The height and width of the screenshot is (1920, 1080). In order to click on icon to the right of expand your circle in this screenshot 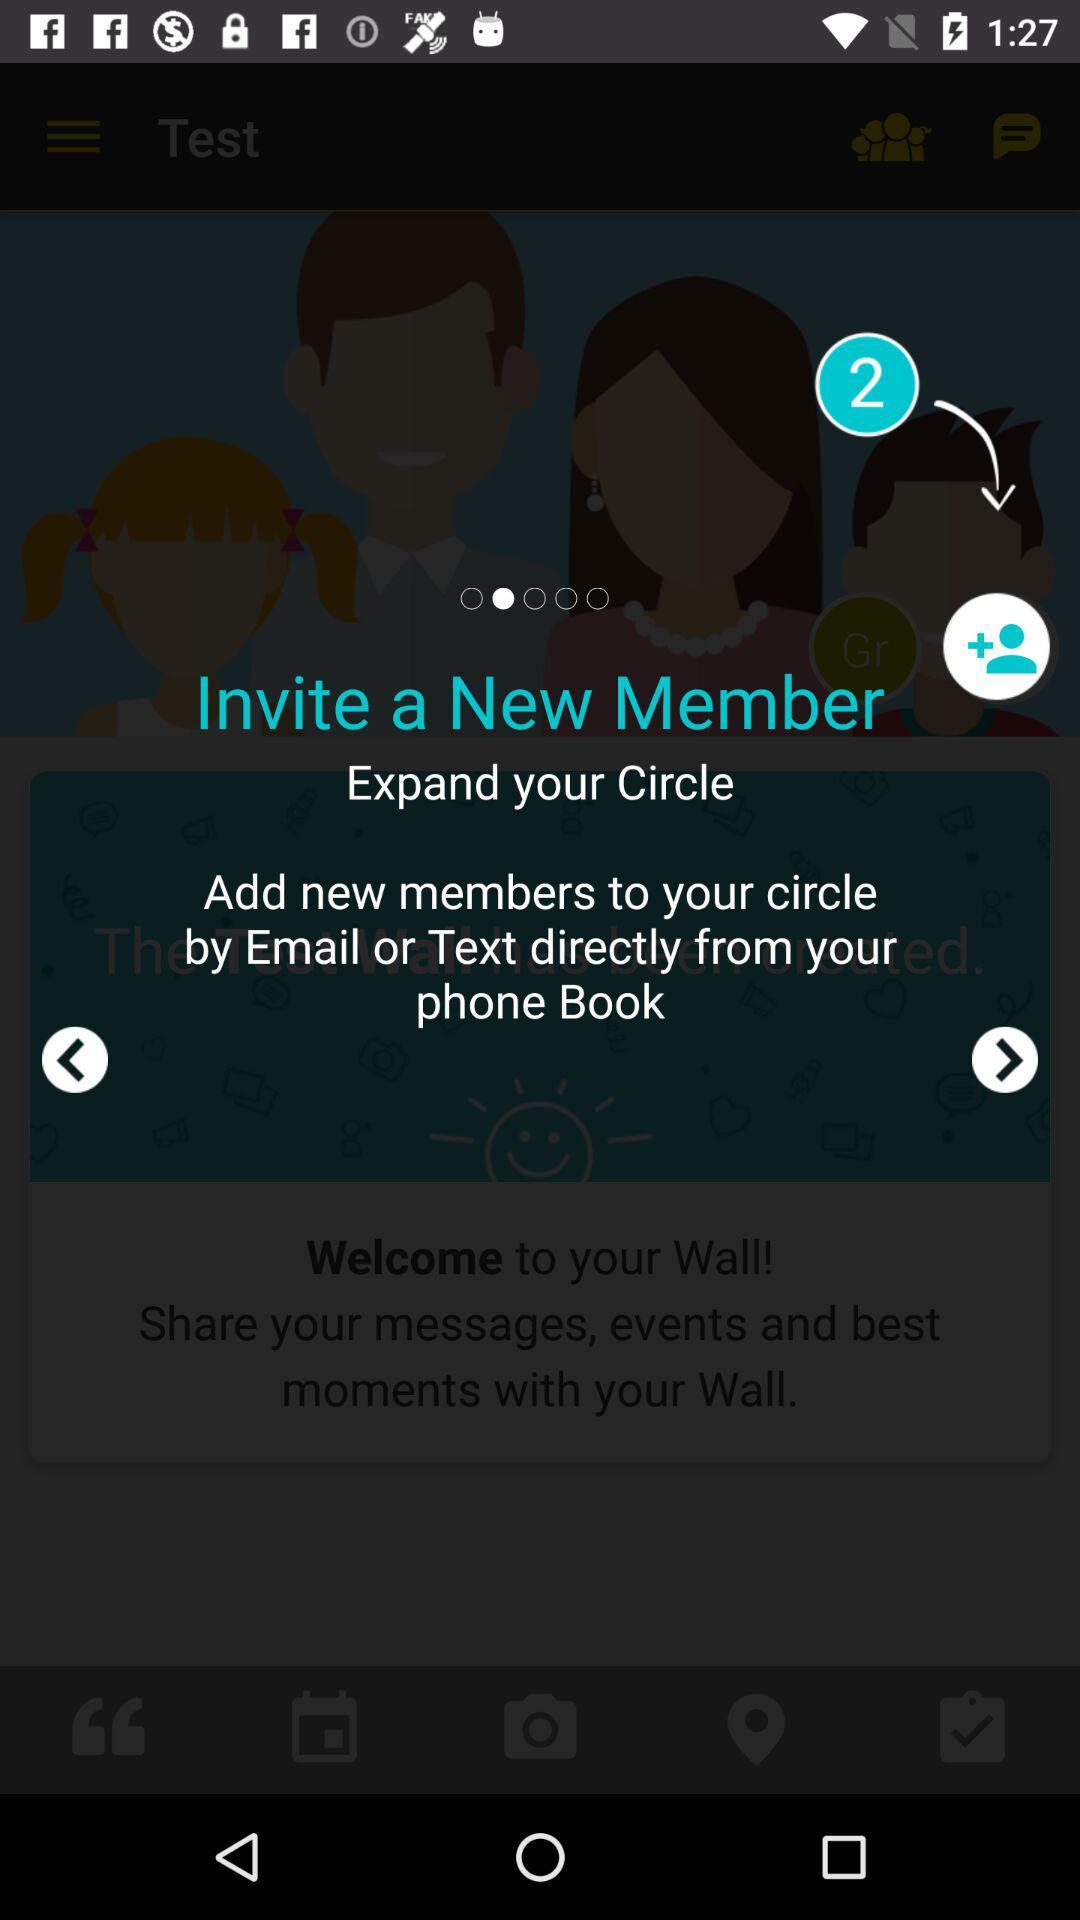, I will do `click(1005, 927)`.